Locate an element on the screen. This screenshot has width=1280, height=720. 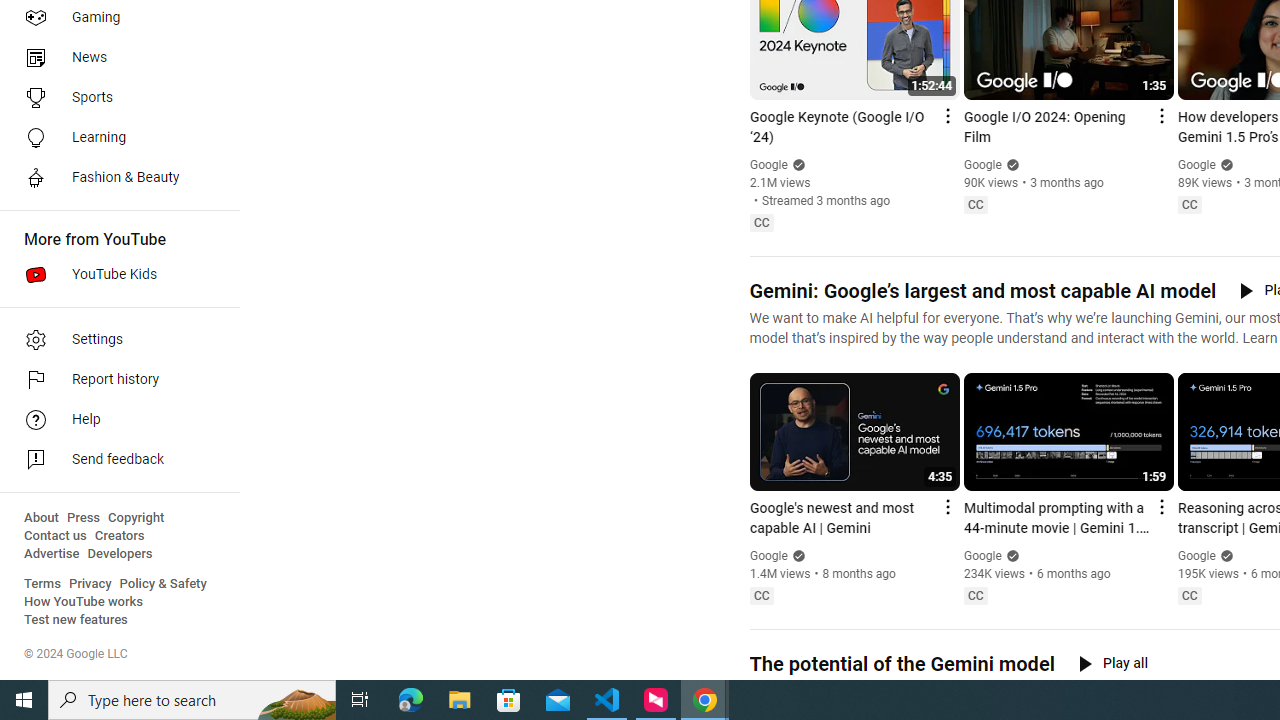
'Test new features' is located at coordinates (76, 619).